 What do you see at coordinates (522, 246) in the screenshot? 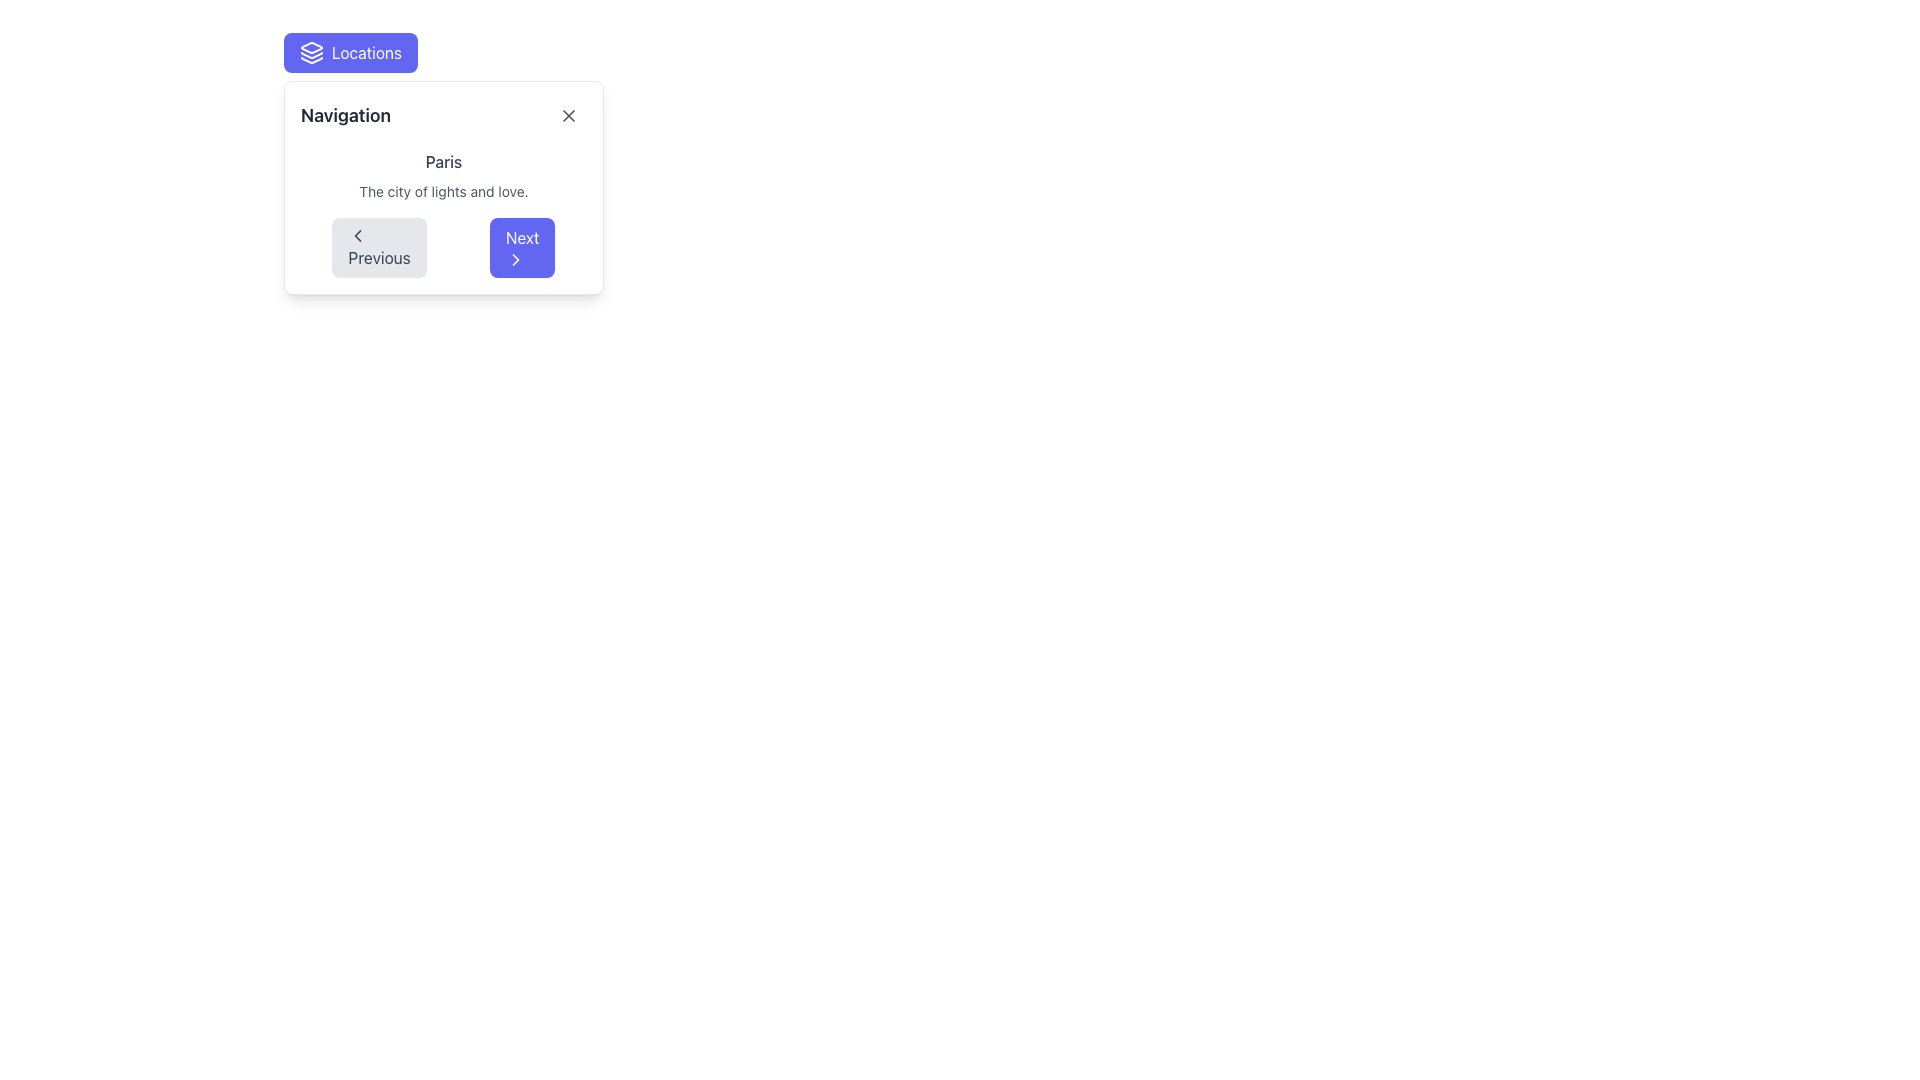
I see `the 'Next' button with a blue background and white text located in the bottom-right of the 'Navigation' modal to proceed to the next page` at bounding box center [522, 246].